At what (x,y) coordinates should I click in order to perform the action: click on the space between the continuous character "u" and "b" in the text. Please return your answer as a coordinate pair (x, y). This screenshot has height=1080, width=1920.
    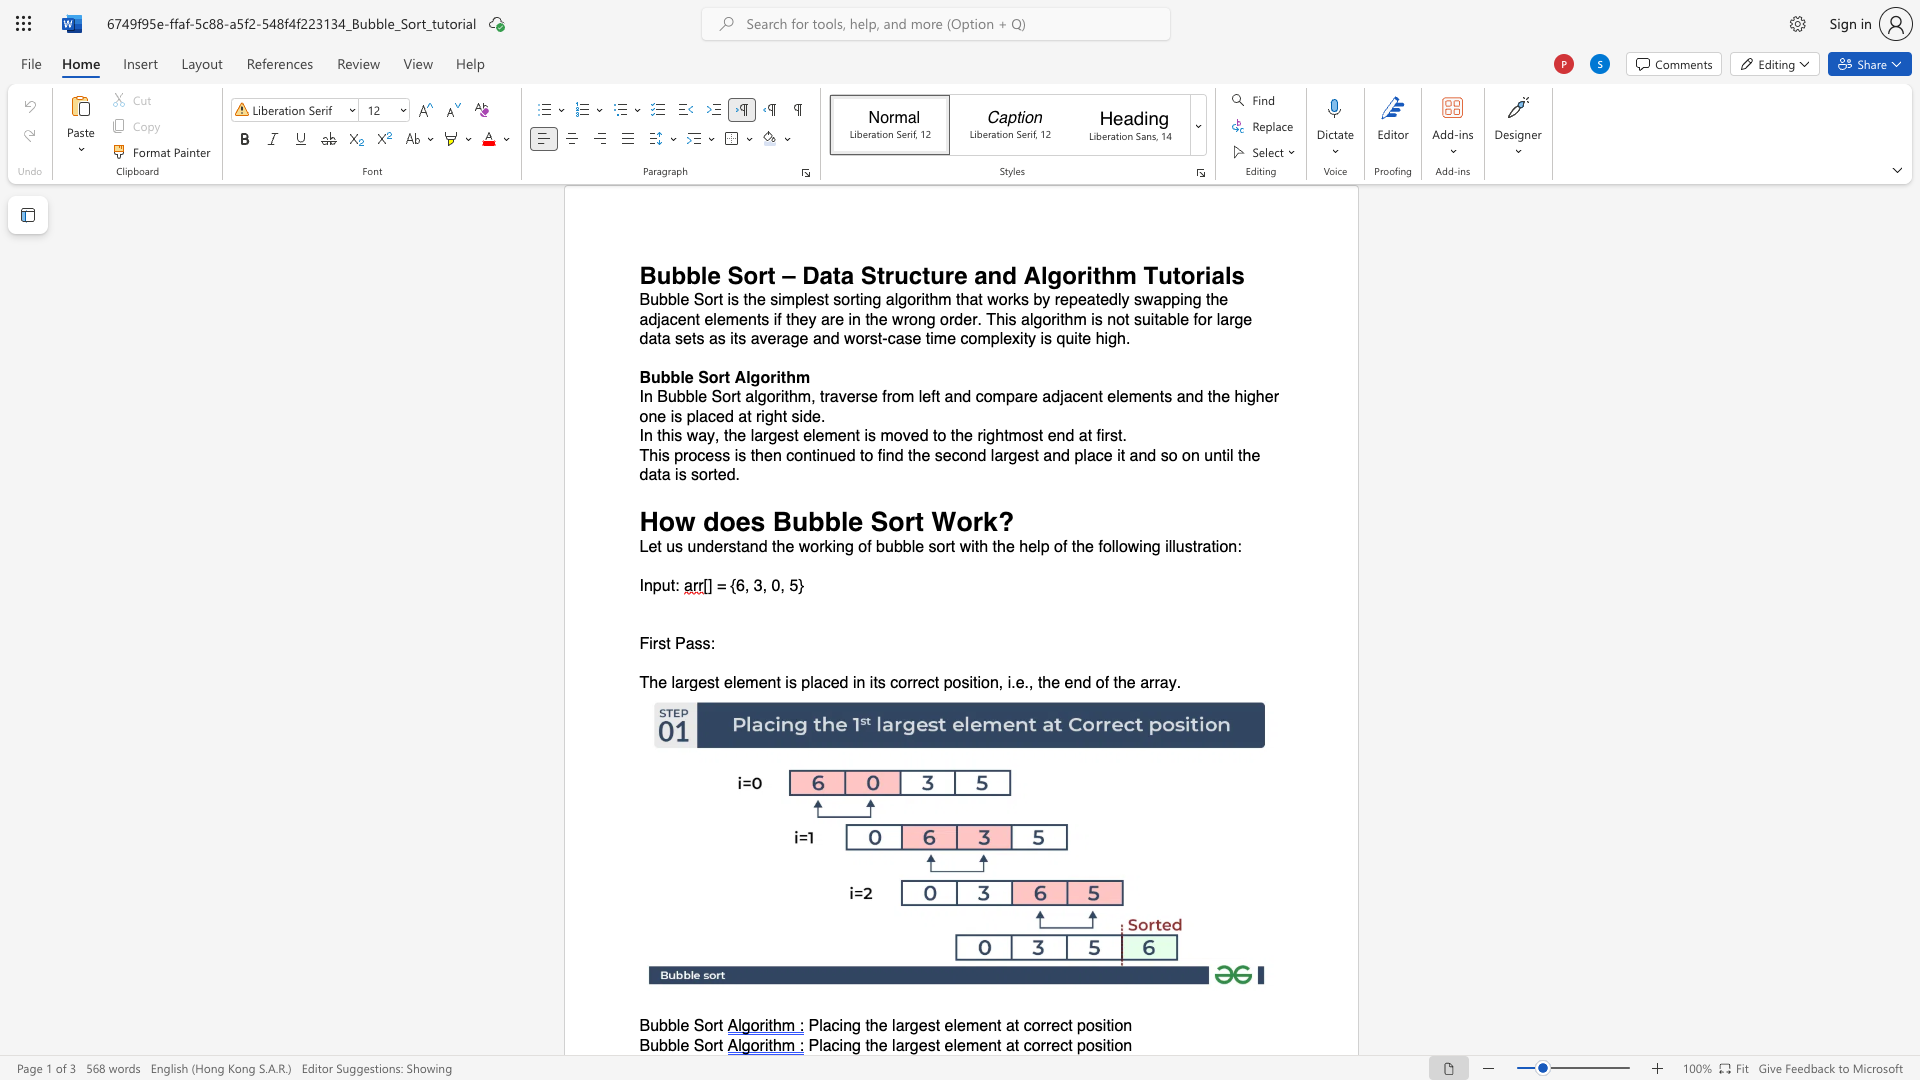
    Looking at the image, I should click on (659, 1044).